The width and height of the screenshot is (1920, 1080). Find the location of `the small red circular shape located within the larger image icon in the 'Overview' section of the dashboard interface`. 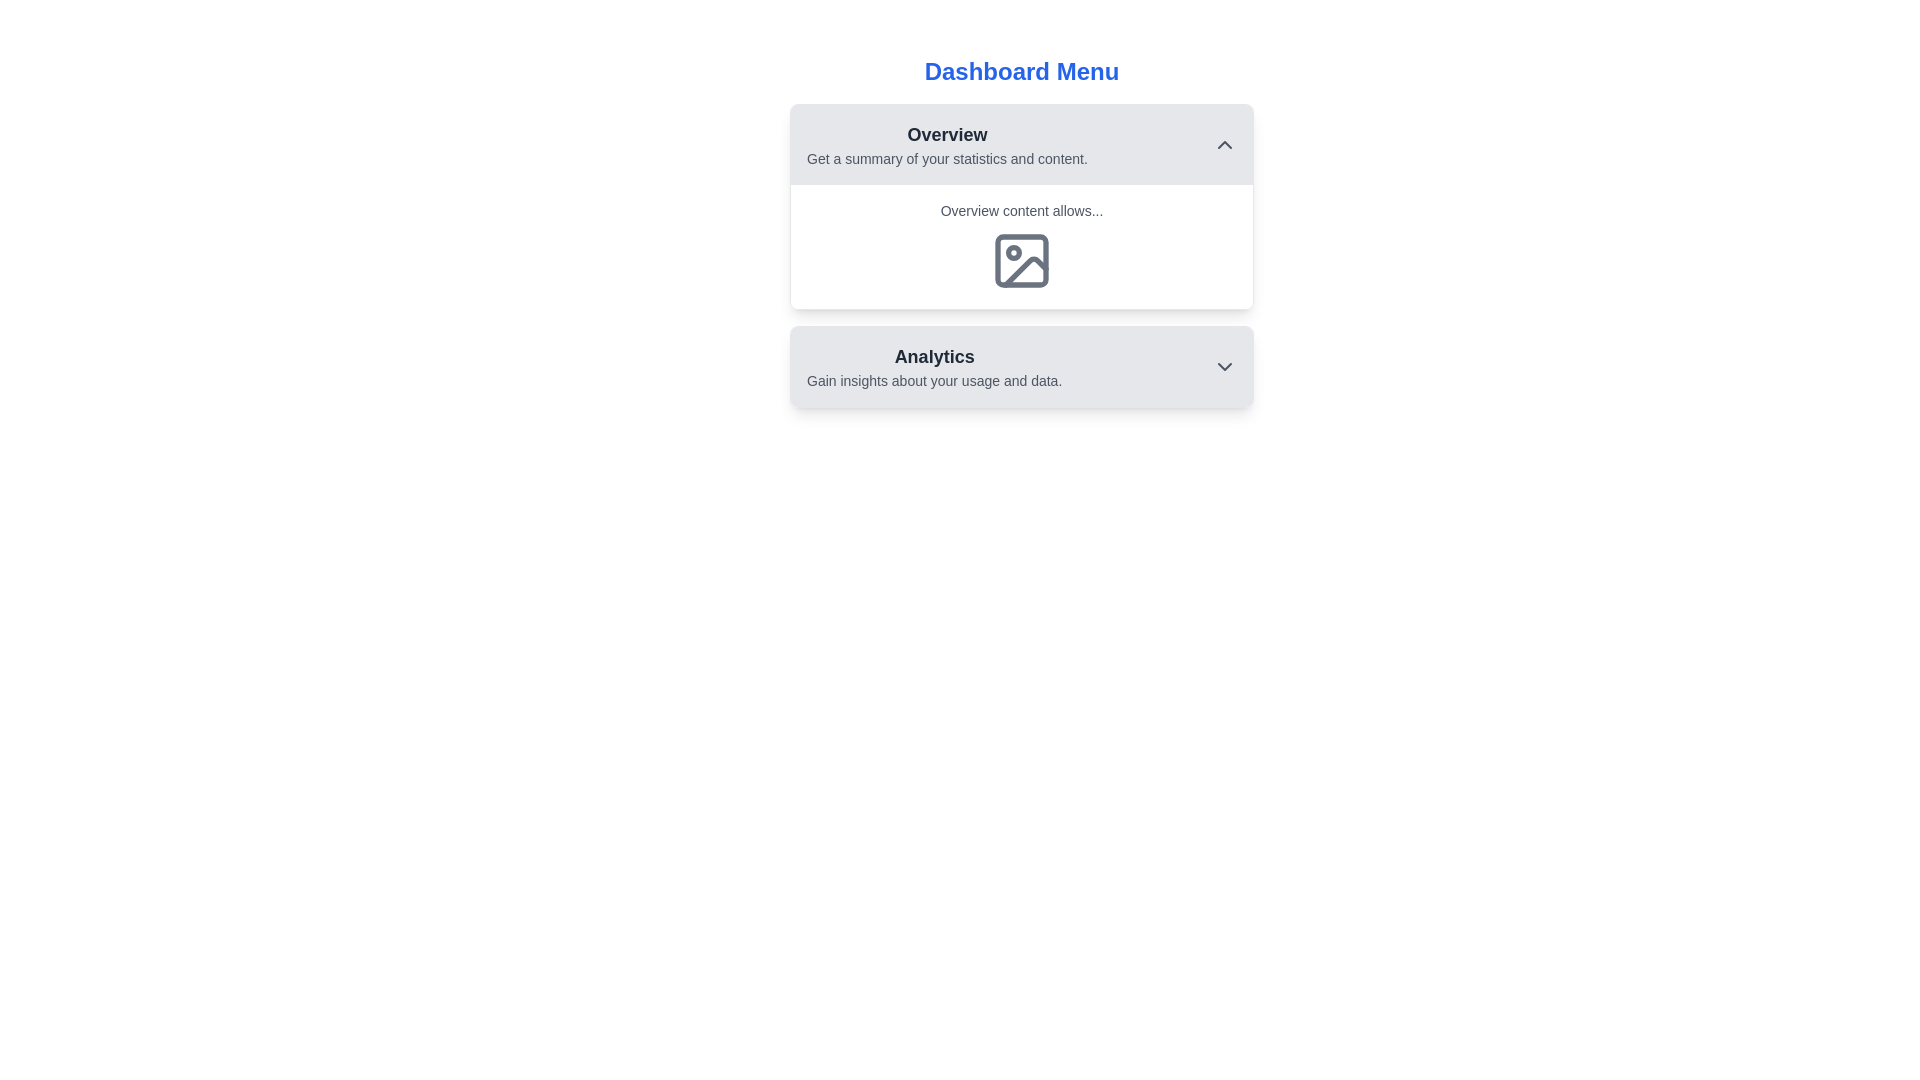

the small red circular shape located within the larger image icon in the 'Overview' section of the dashboard interface is located at coordinates (1013, 252).